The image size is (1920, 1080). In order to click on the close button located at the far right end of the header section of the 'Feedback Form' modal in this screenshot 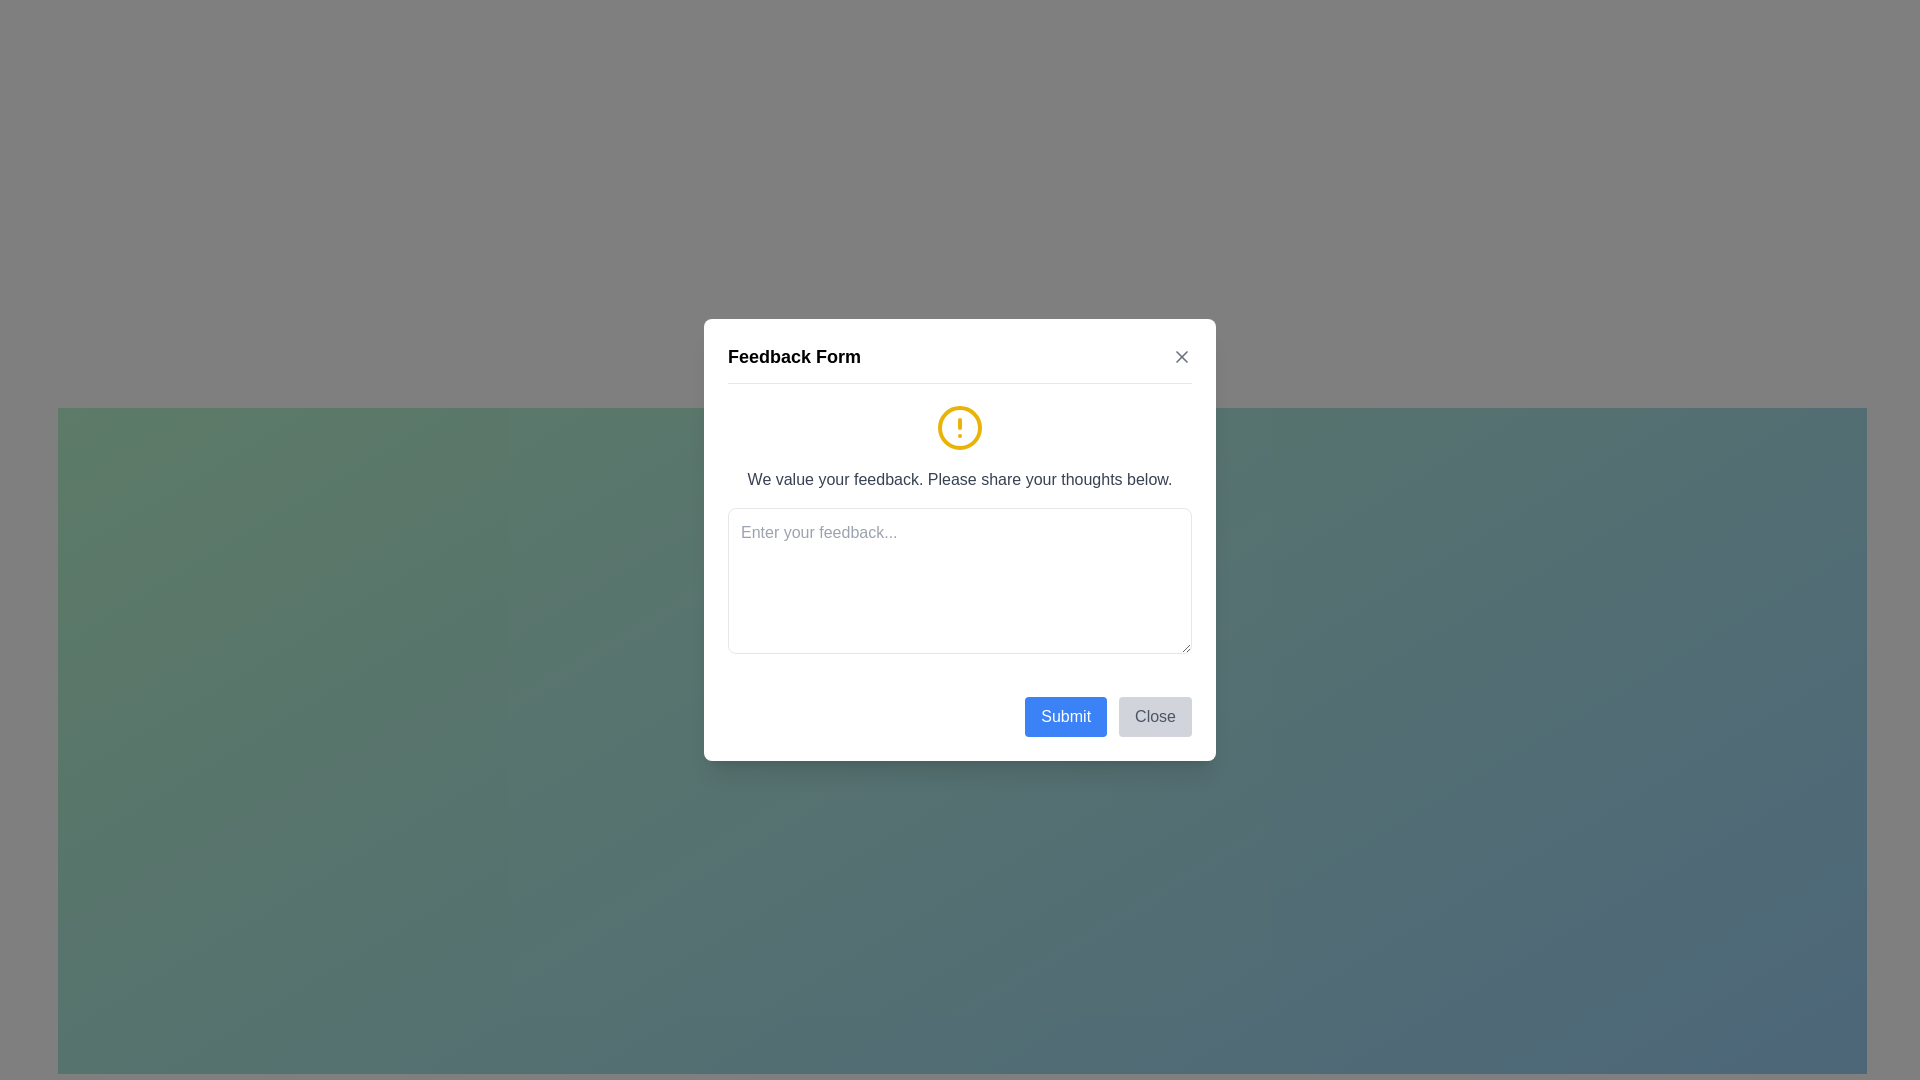, I will do `click(1181, 356)`.